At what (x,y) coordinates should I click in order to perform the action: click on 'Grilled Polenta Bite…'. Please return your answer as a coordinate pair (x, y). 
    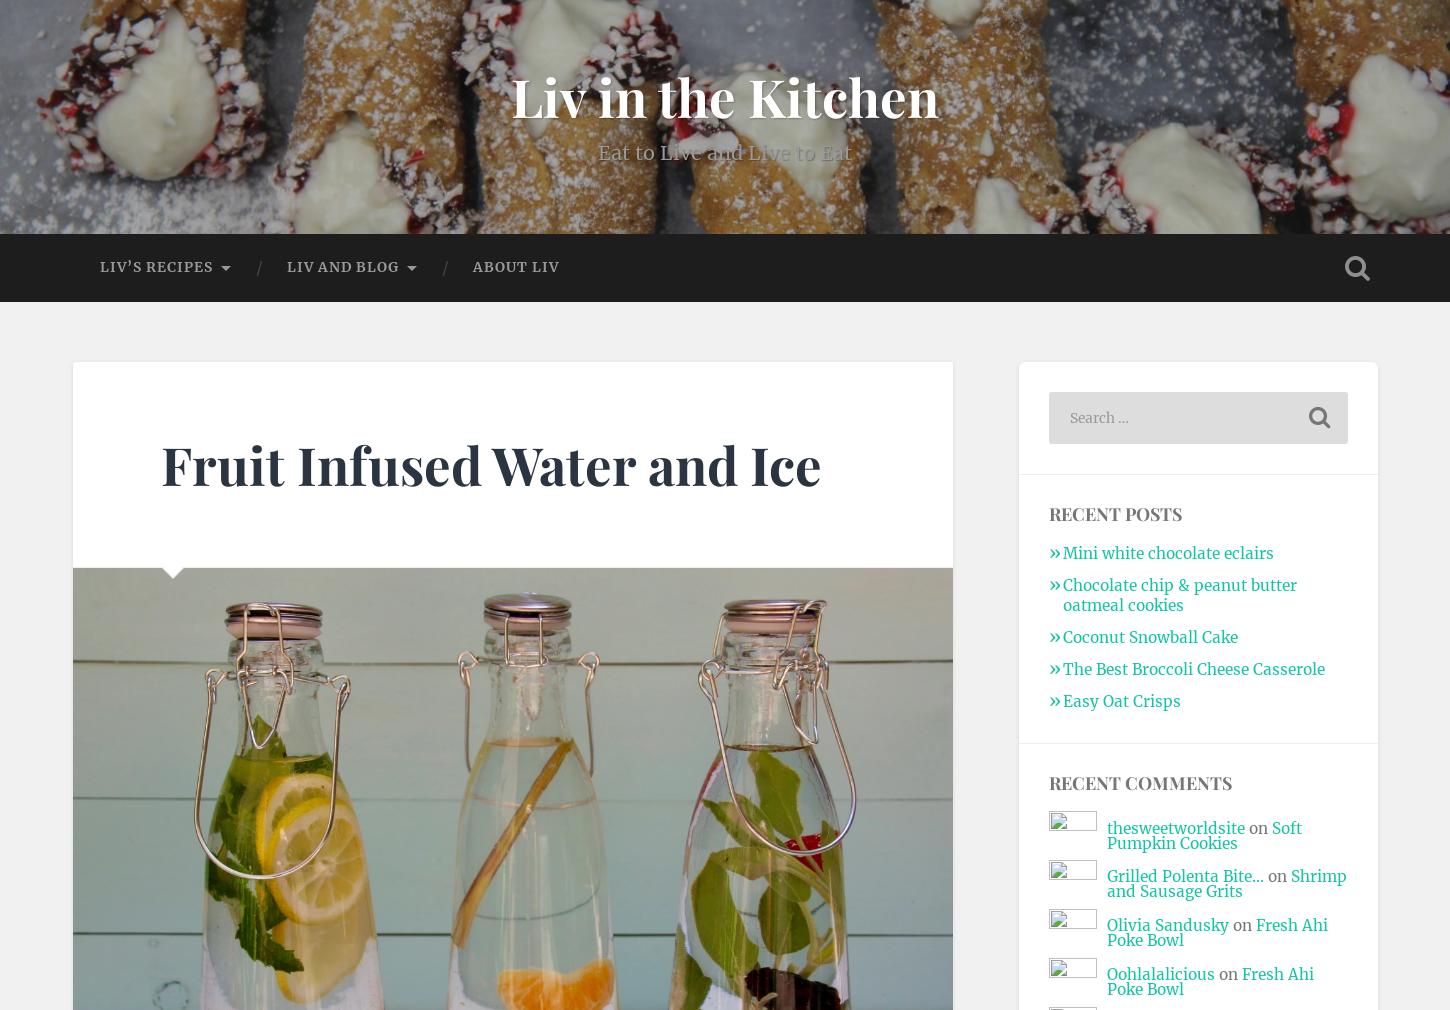
    Looking at the image, I should click on (1105, 875).